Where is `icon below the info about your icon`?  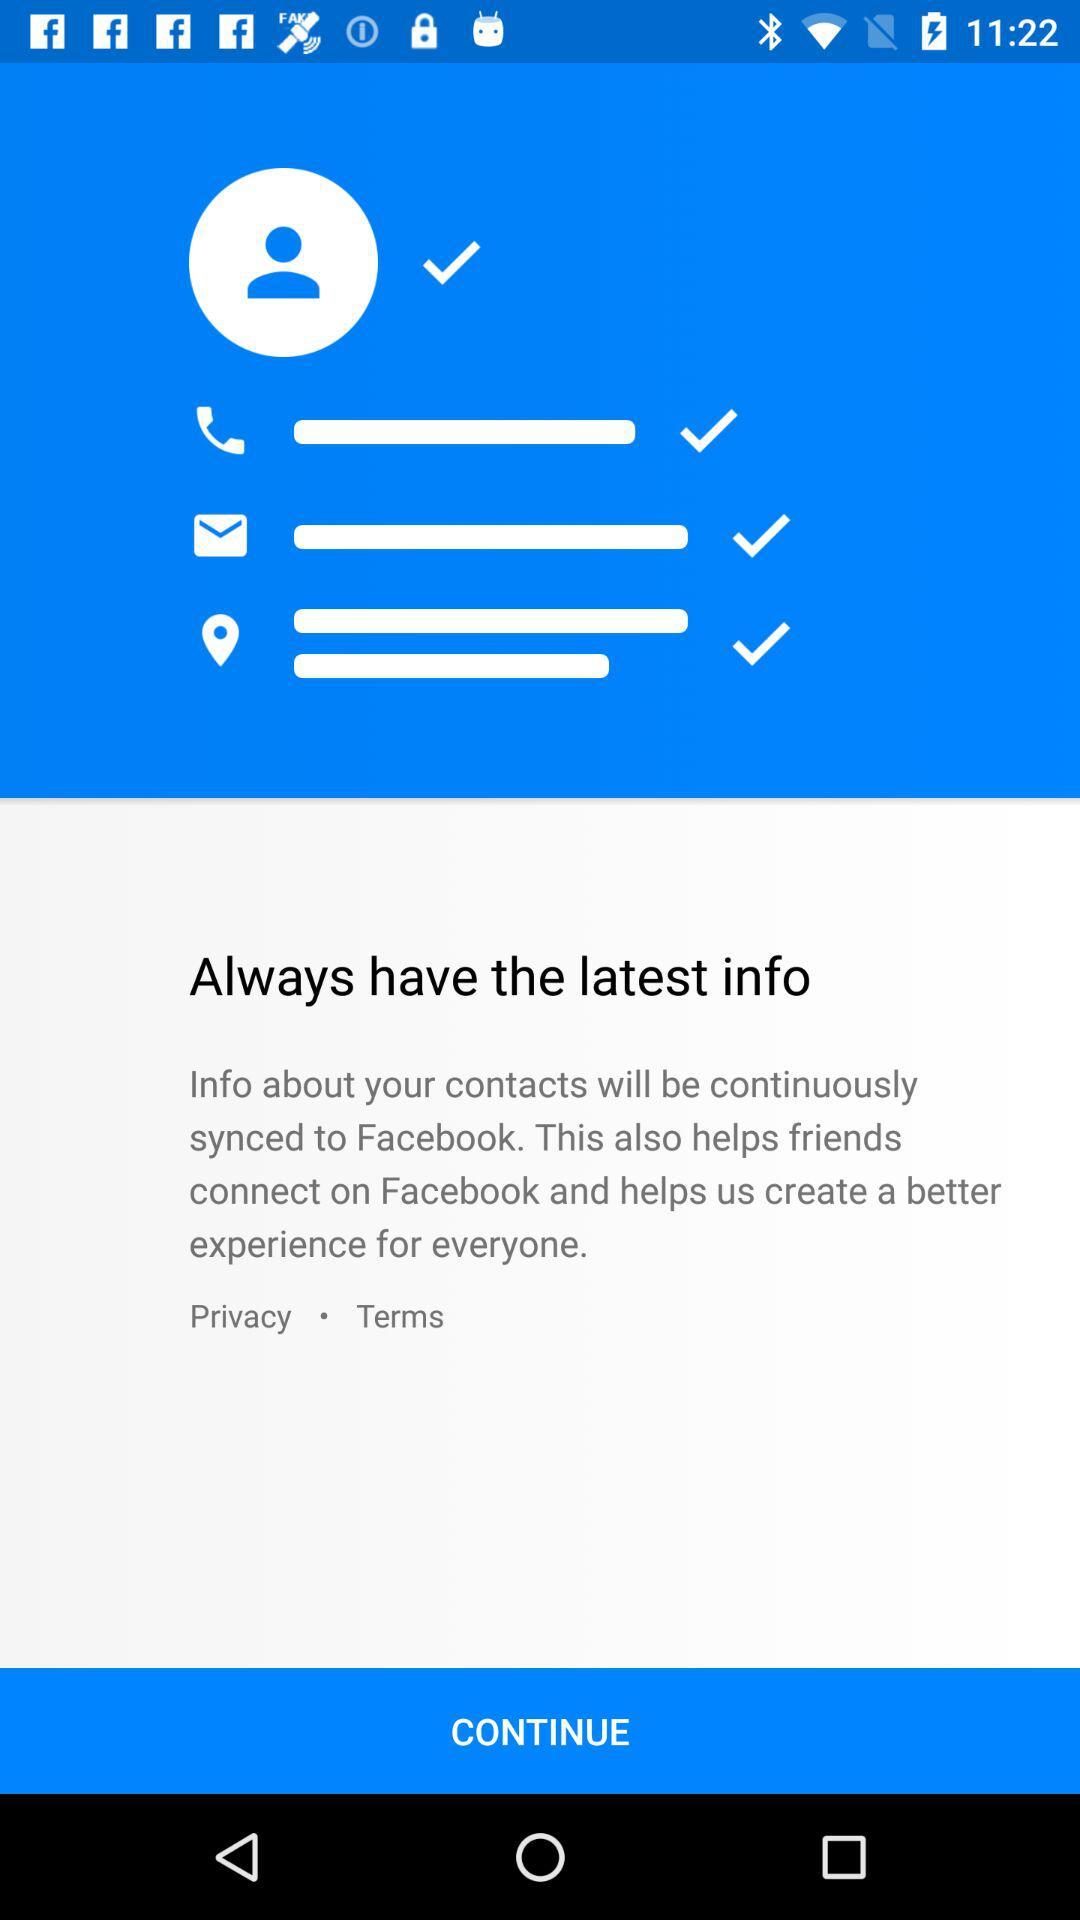 icon below the info about your icon is located at coordinates (239, 1315).